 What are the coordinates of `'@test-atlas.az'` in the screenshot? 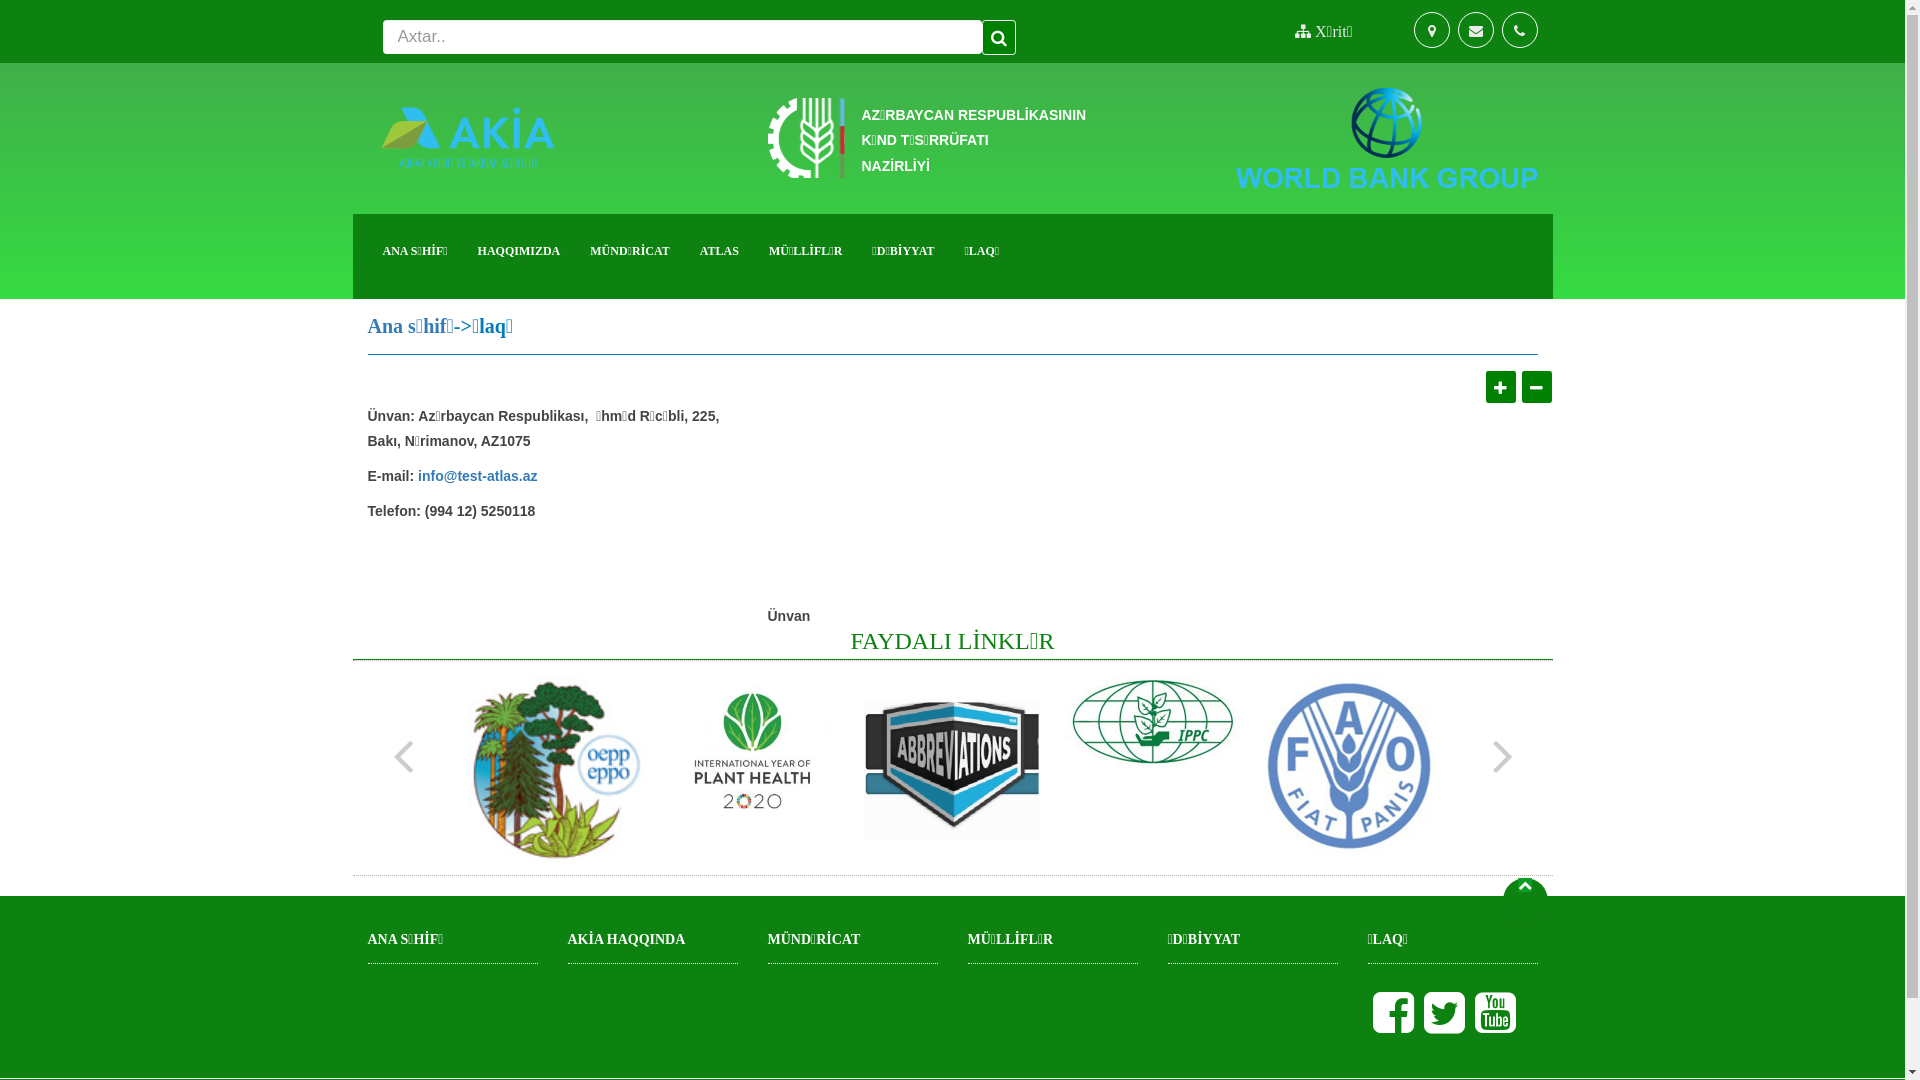 It's located at (490, 478).